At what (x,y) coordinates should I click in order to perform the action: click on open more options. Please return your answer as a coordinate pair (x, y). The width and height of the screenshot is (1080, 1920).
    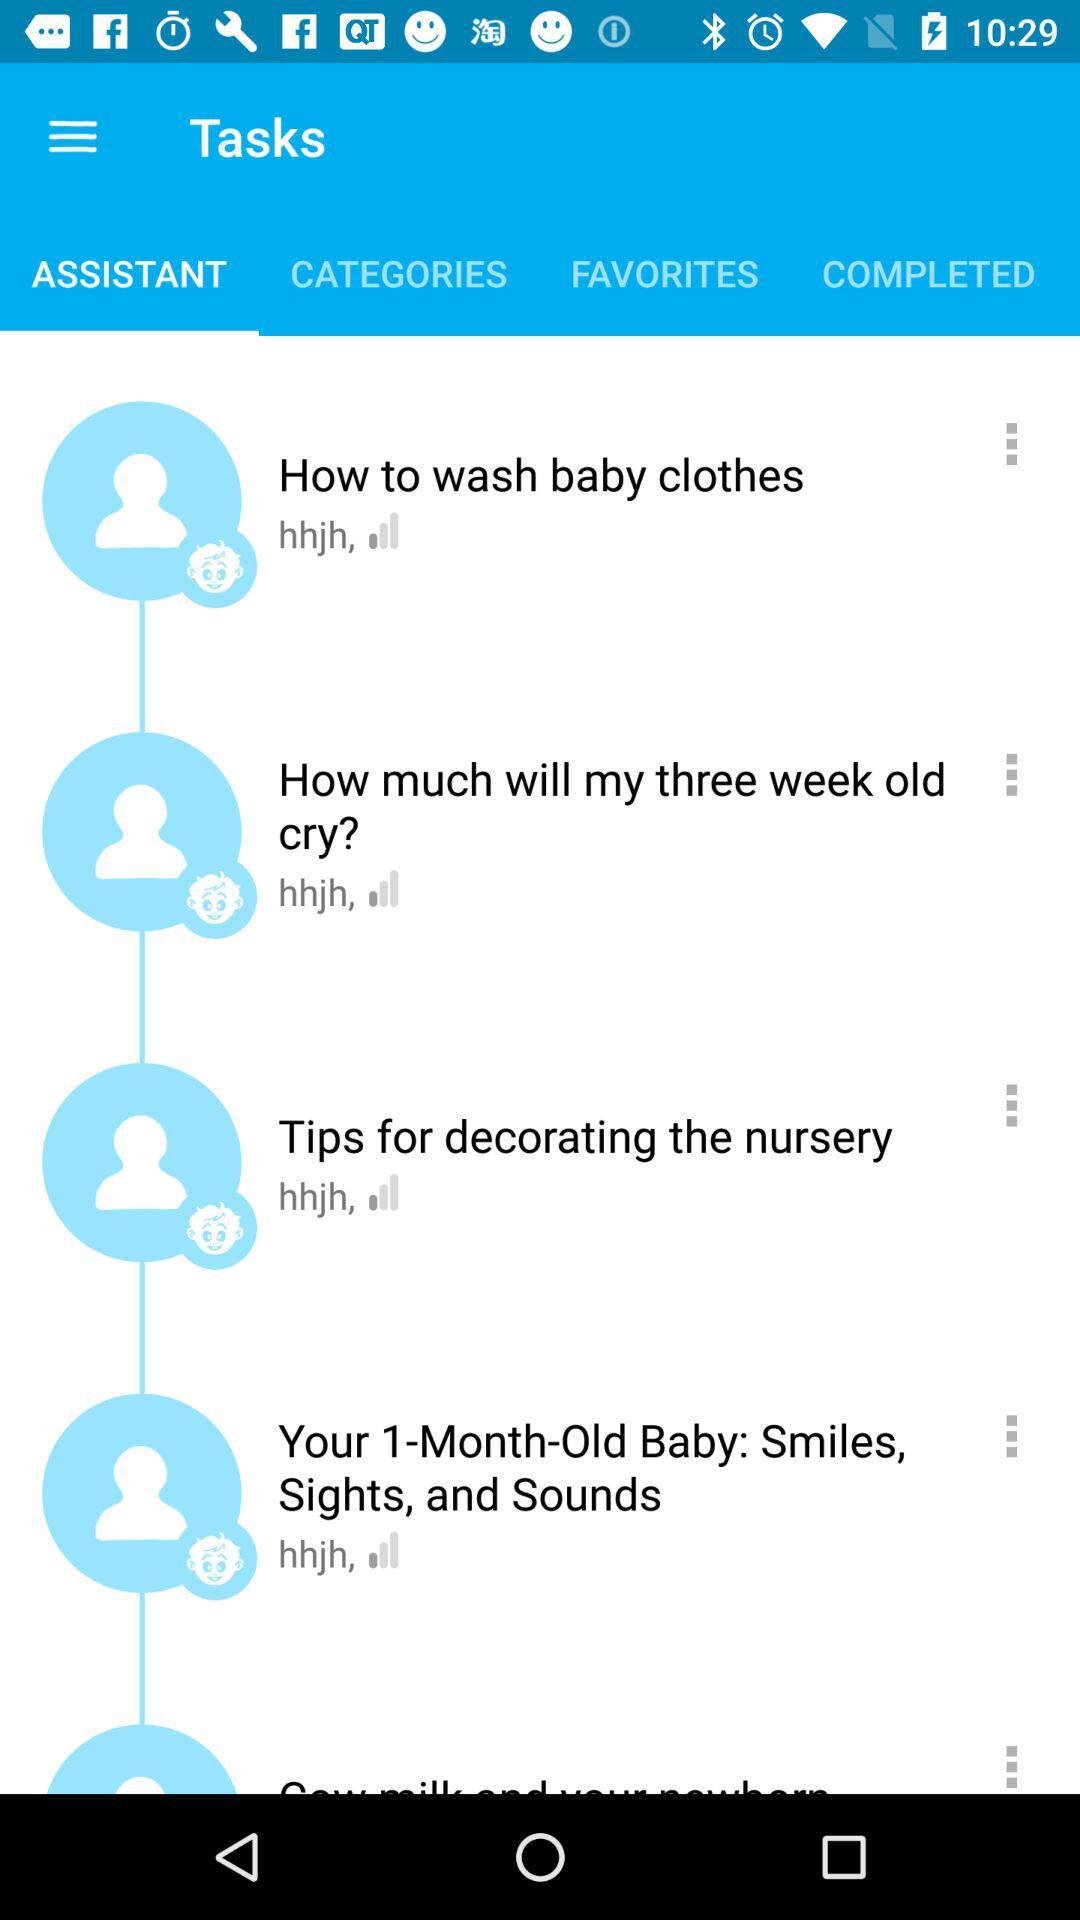
    Looking at the image, I should click on (1022, 773).